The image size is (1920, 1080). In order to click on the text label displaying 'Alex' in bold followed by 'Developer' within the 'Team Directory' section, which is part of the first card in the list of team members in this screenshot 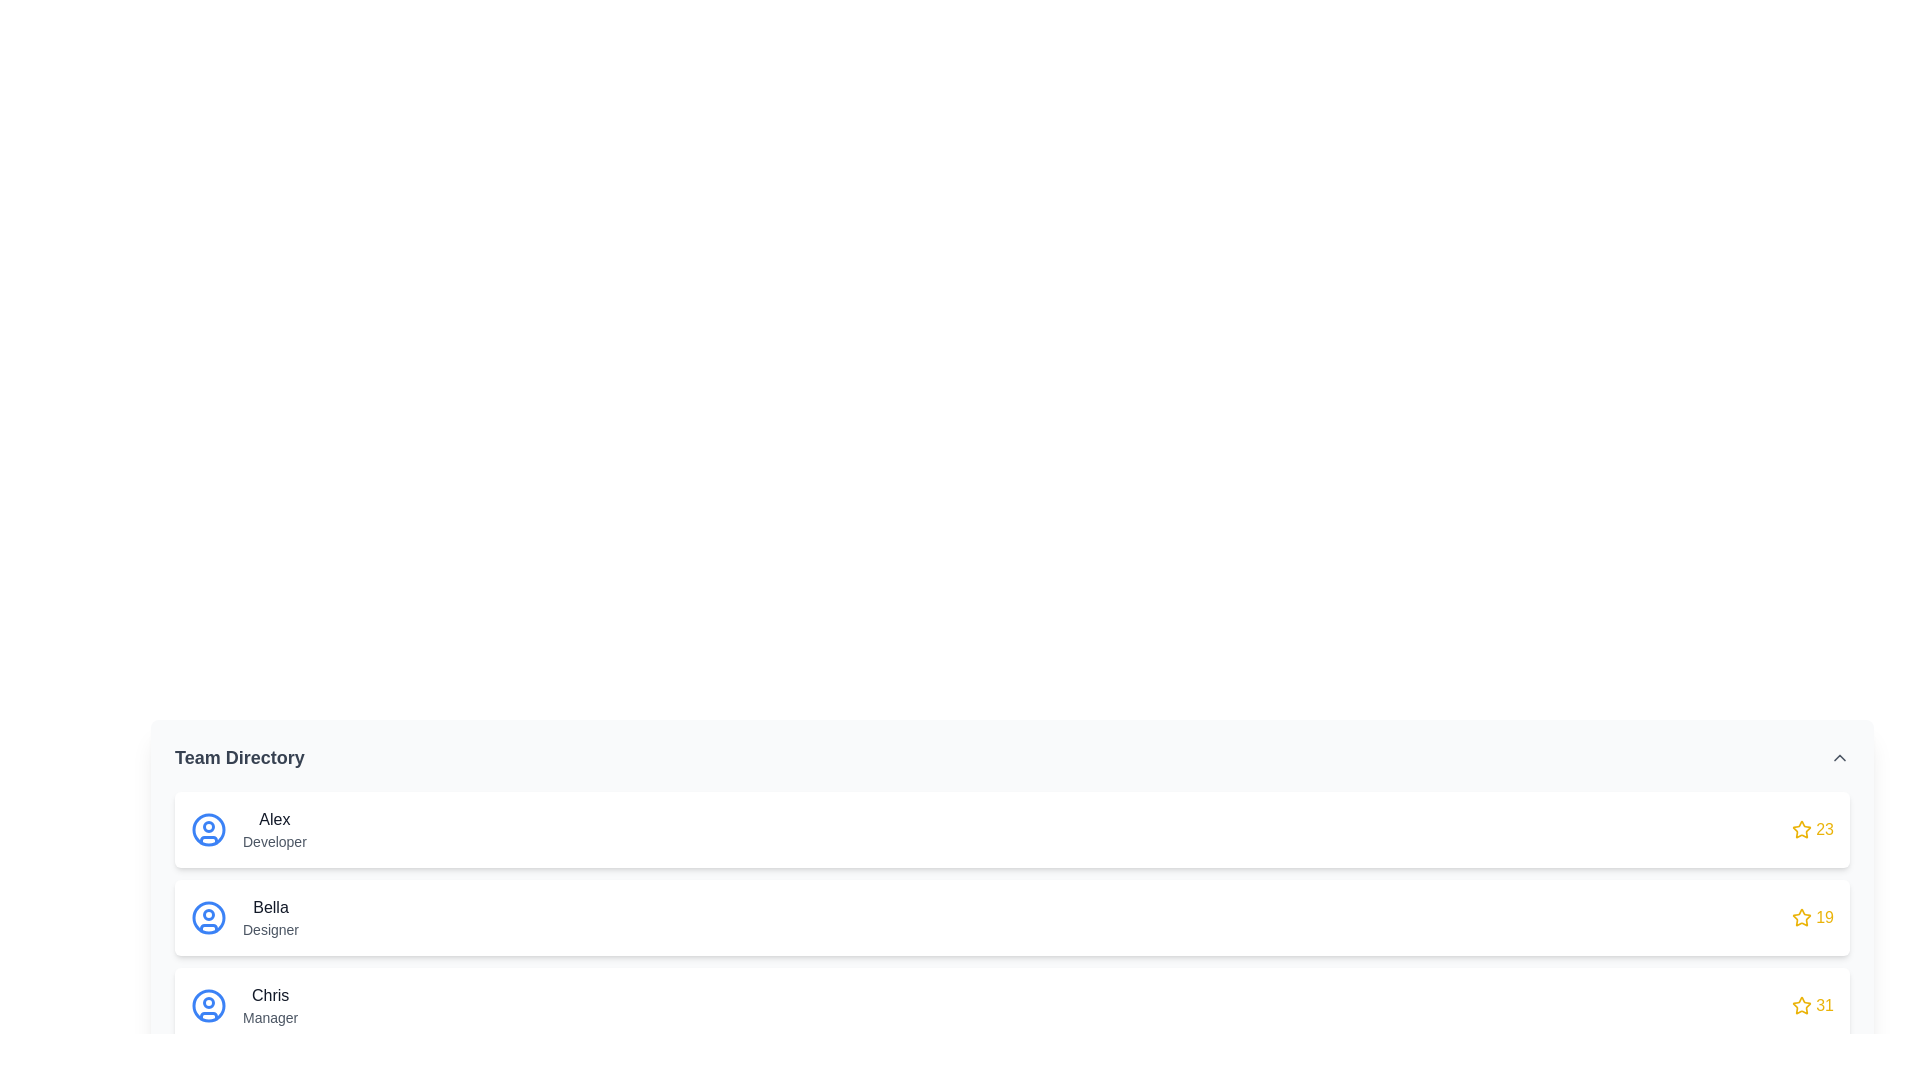, I will do `click(273, 829)`.